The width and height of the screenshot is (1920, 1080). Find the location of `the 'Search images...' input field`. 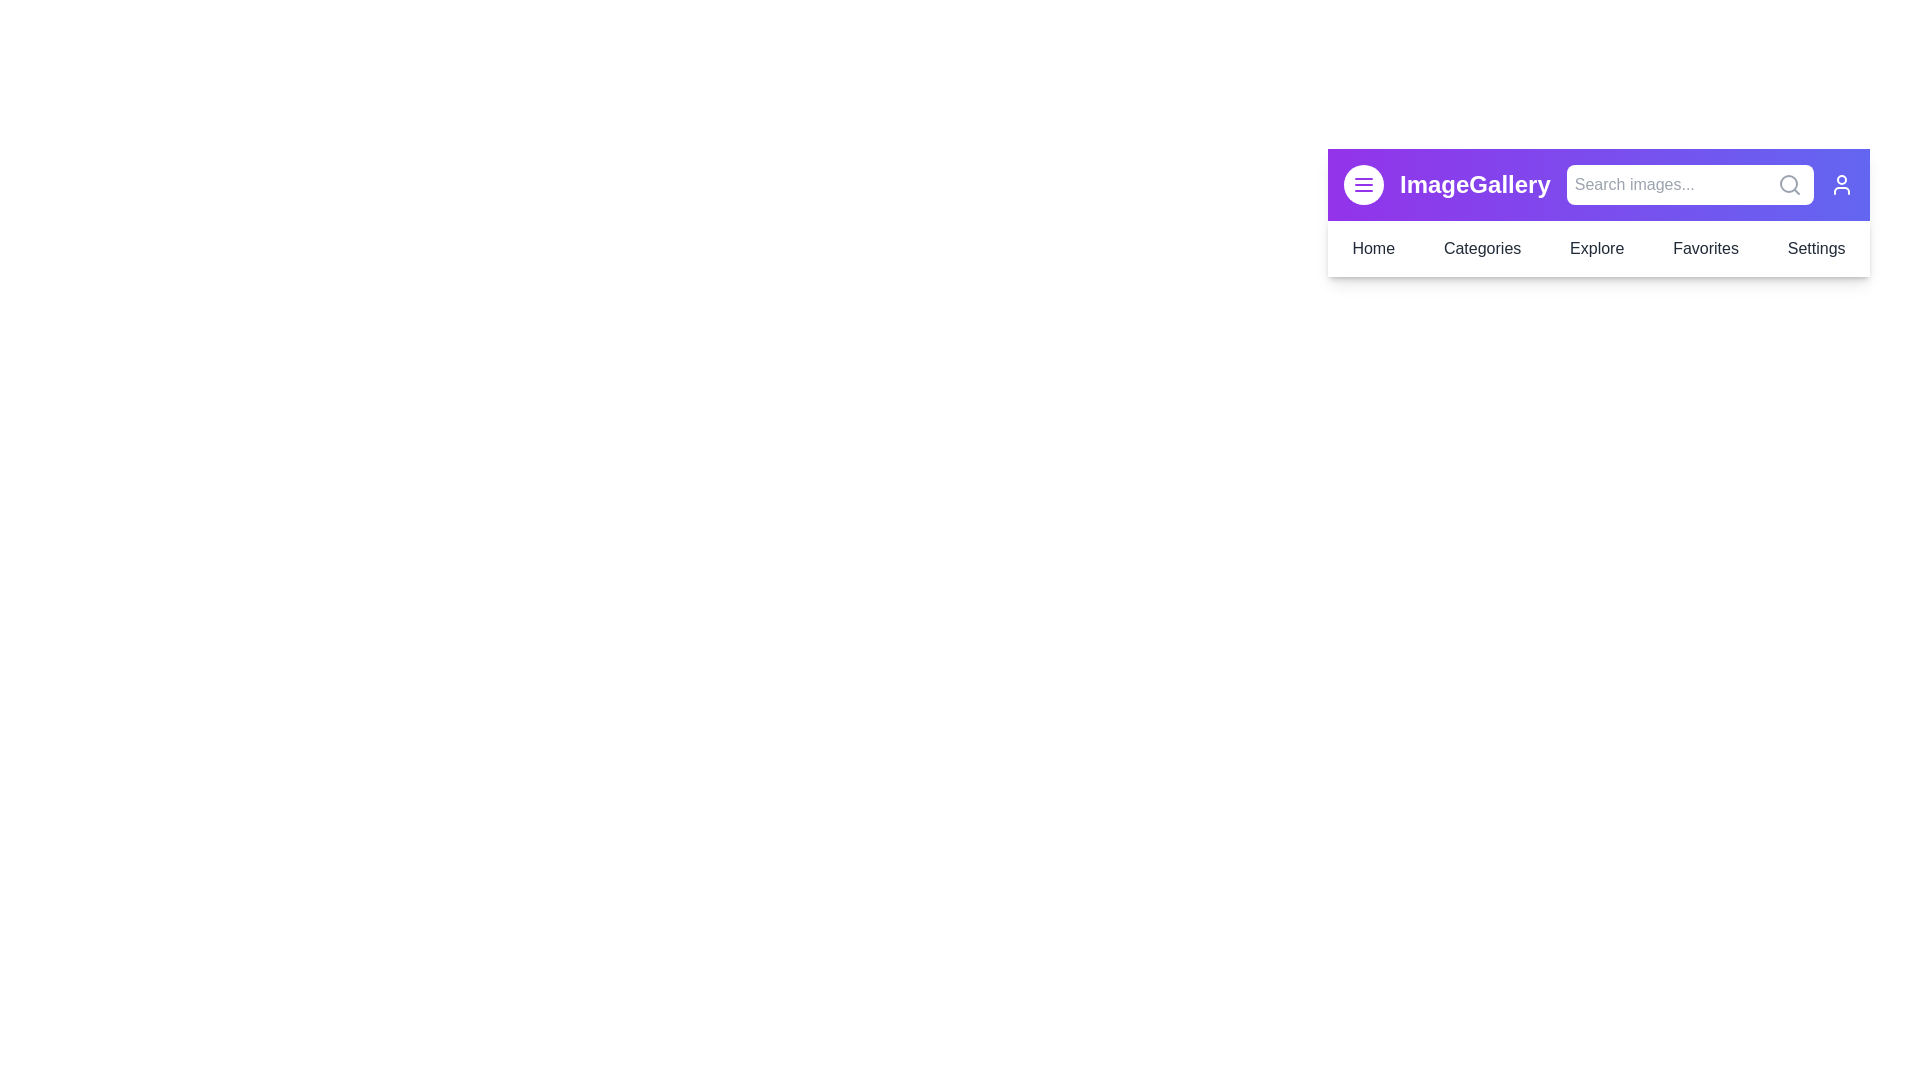

the 'Search images...' input field is located at coordinates (1688, 185).